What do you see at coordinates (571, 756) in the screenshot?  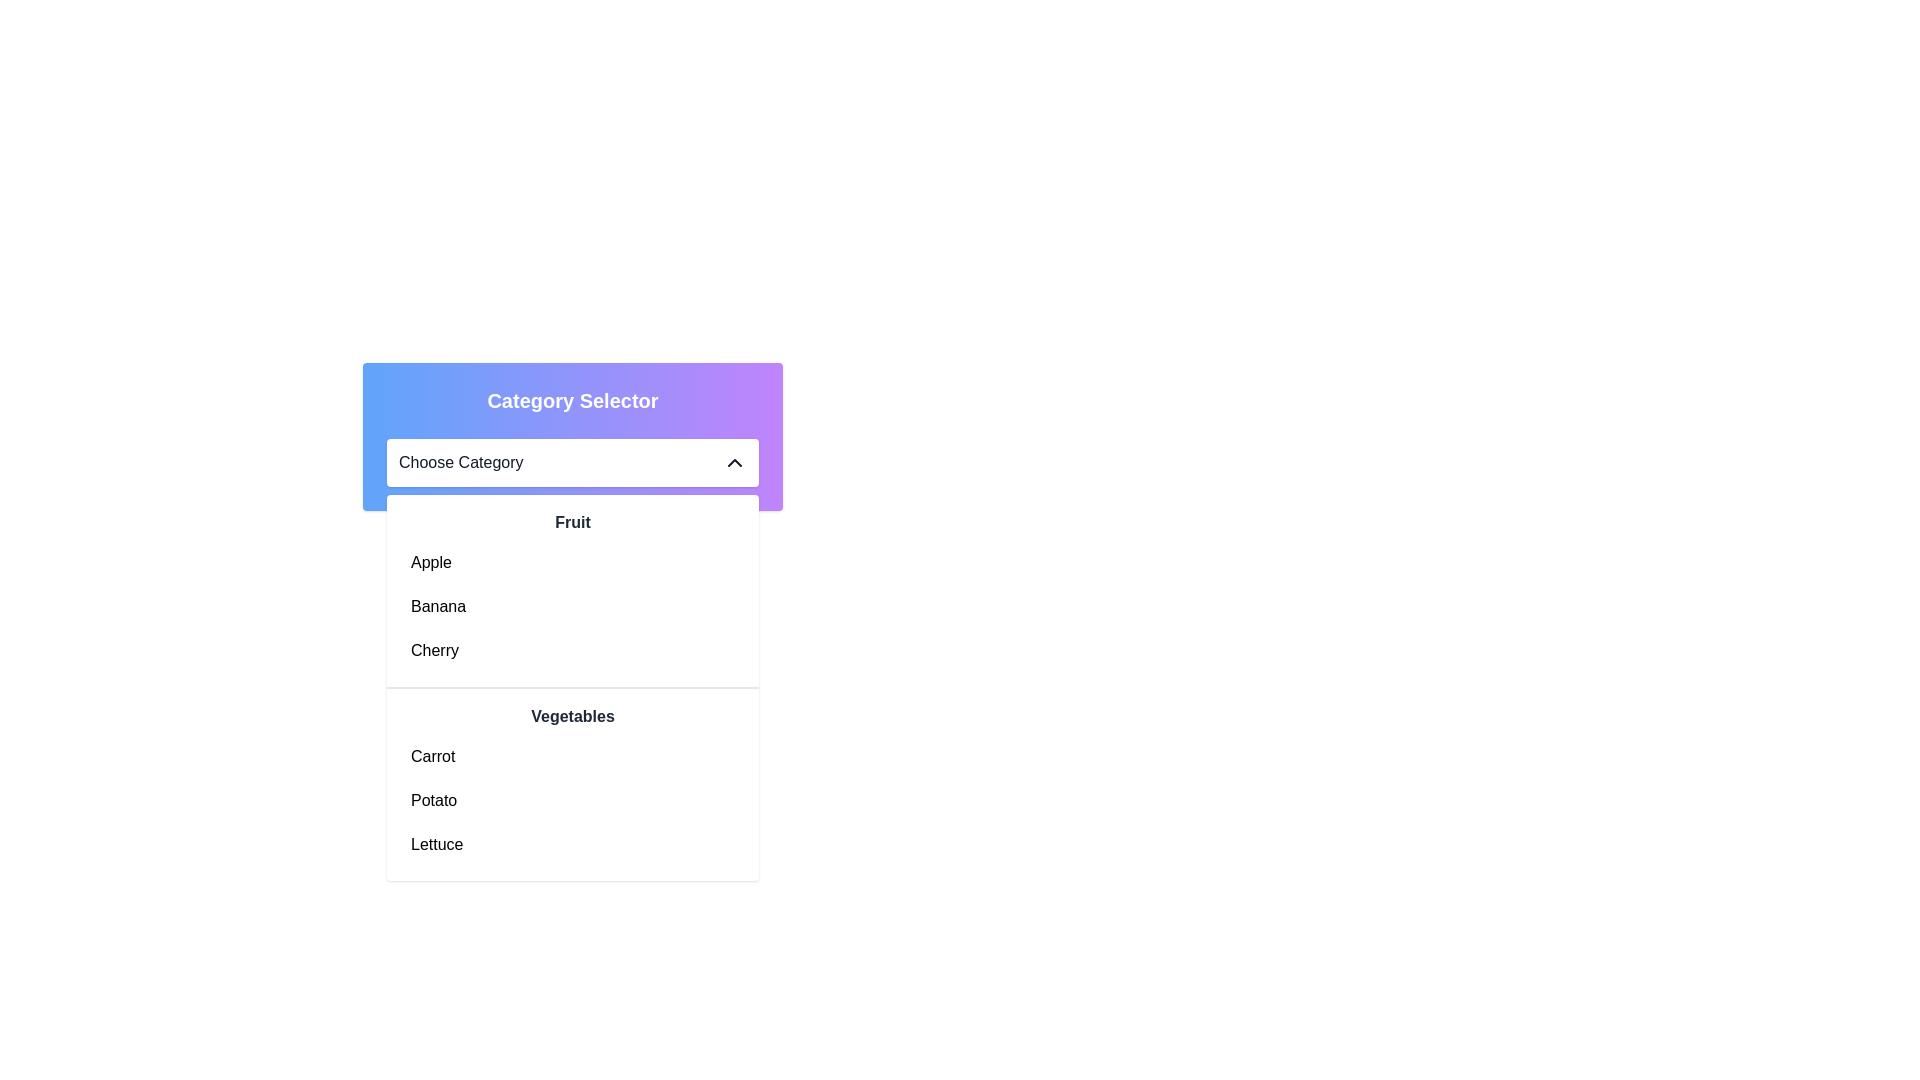 I see `the 'Carrot' selectable item in the 'Vegetables' submenu of the dropdown menu` at bounding box center [571, 756].